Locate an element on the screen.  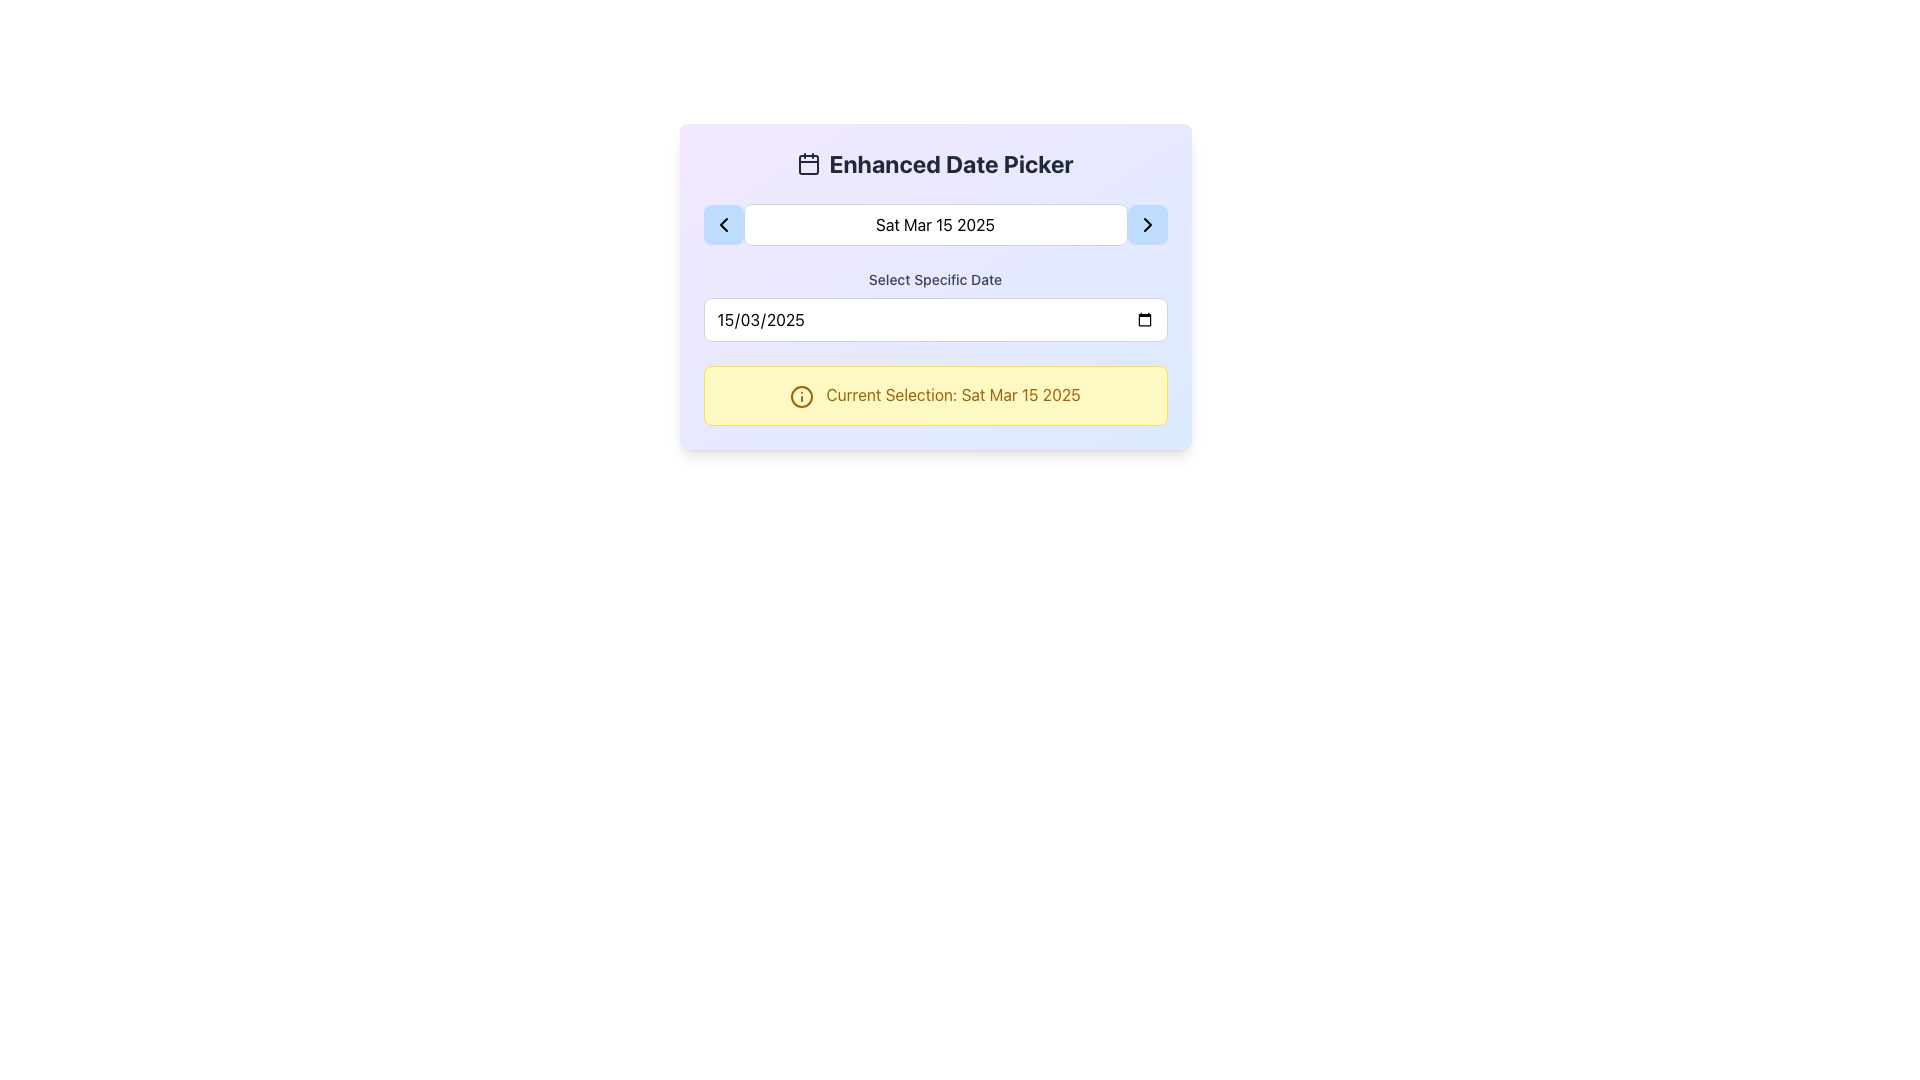
the date input field labeled 'Select Specific Date' is located at coordinates (934, 305).